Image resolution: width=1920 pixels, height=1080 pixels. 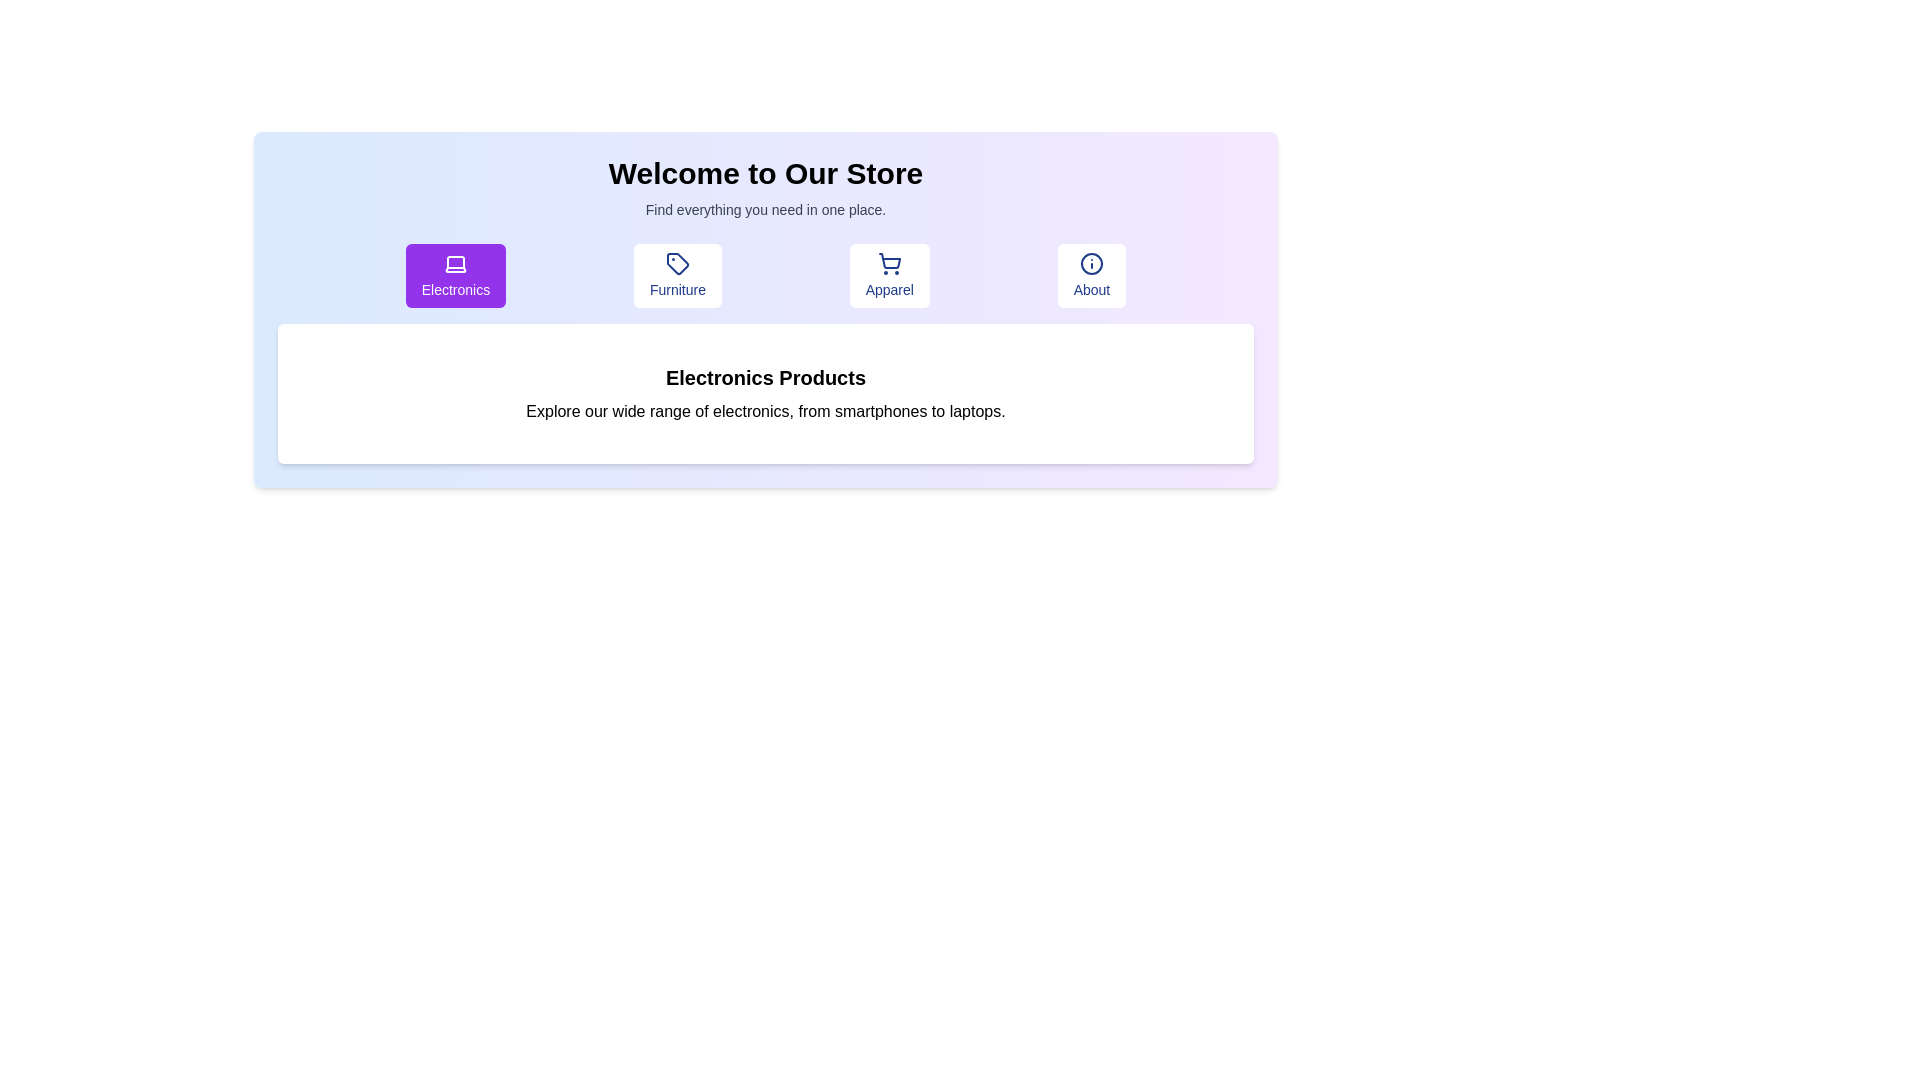 I want to click on the icon representing the 'Electronics' category, which is centered within the first purple button labeled 'Electronics' at the top row of options, so click(x=455, y=262).